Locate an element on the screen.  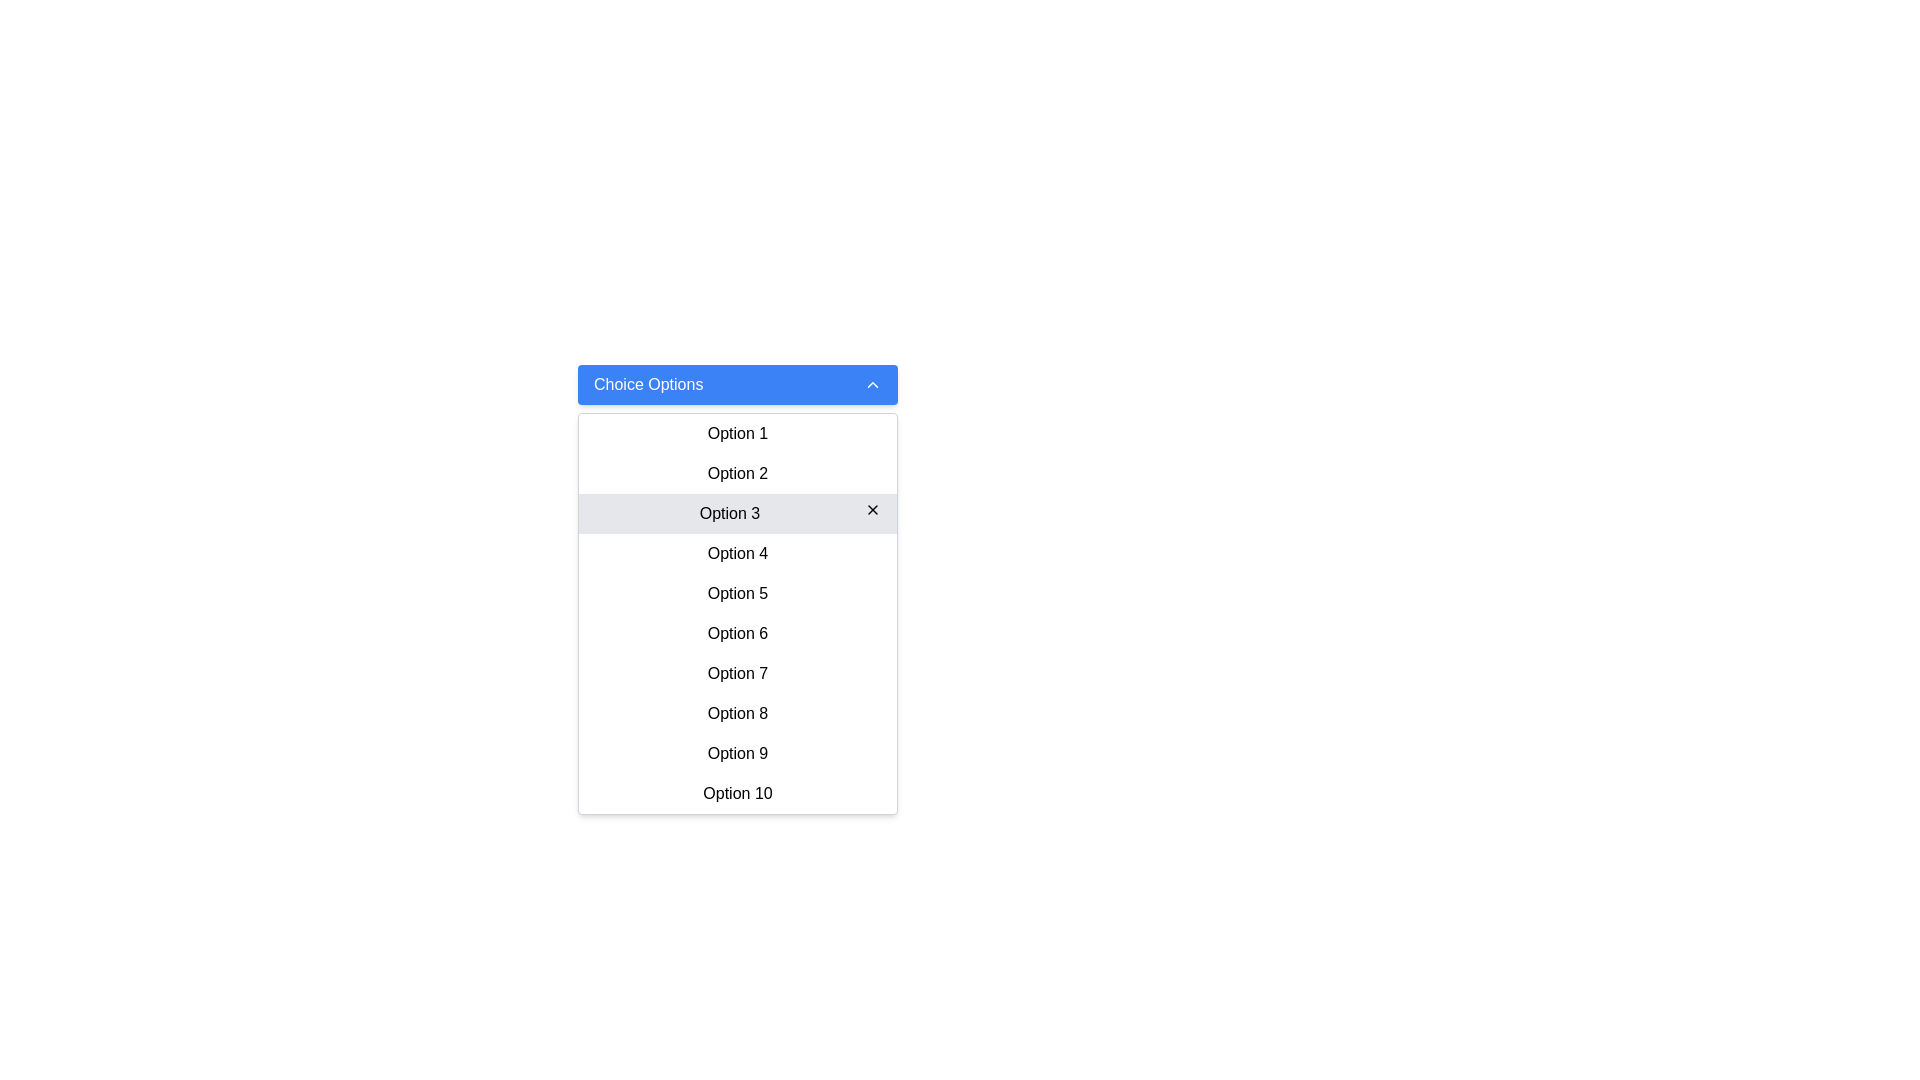
the text label displaying 'Option 3' in the third row of the dropdown menu labeled 'Choice Options' is located at coordinates (728, 512).